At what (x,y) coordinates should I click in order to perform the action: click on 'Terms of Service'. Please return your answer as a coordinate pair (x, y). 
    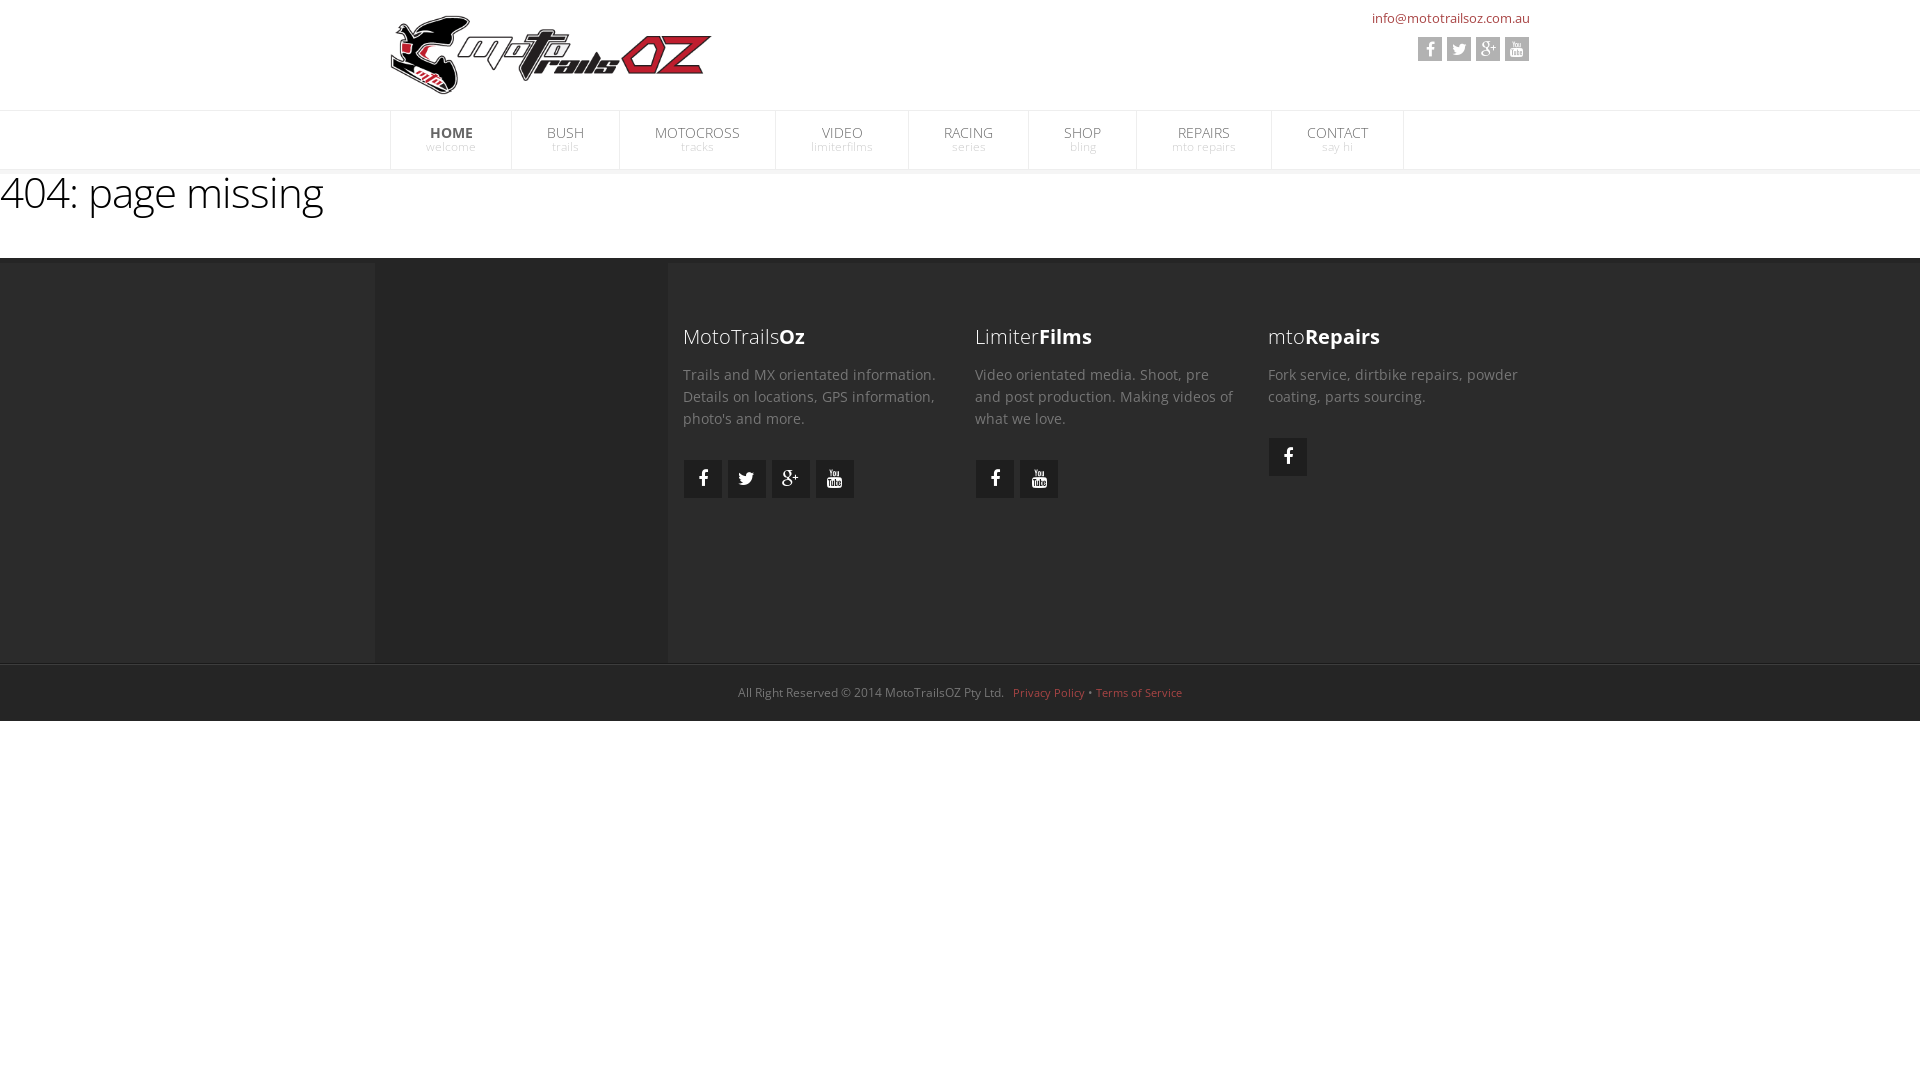
    Looking at the image, I should click on (1094, 691).